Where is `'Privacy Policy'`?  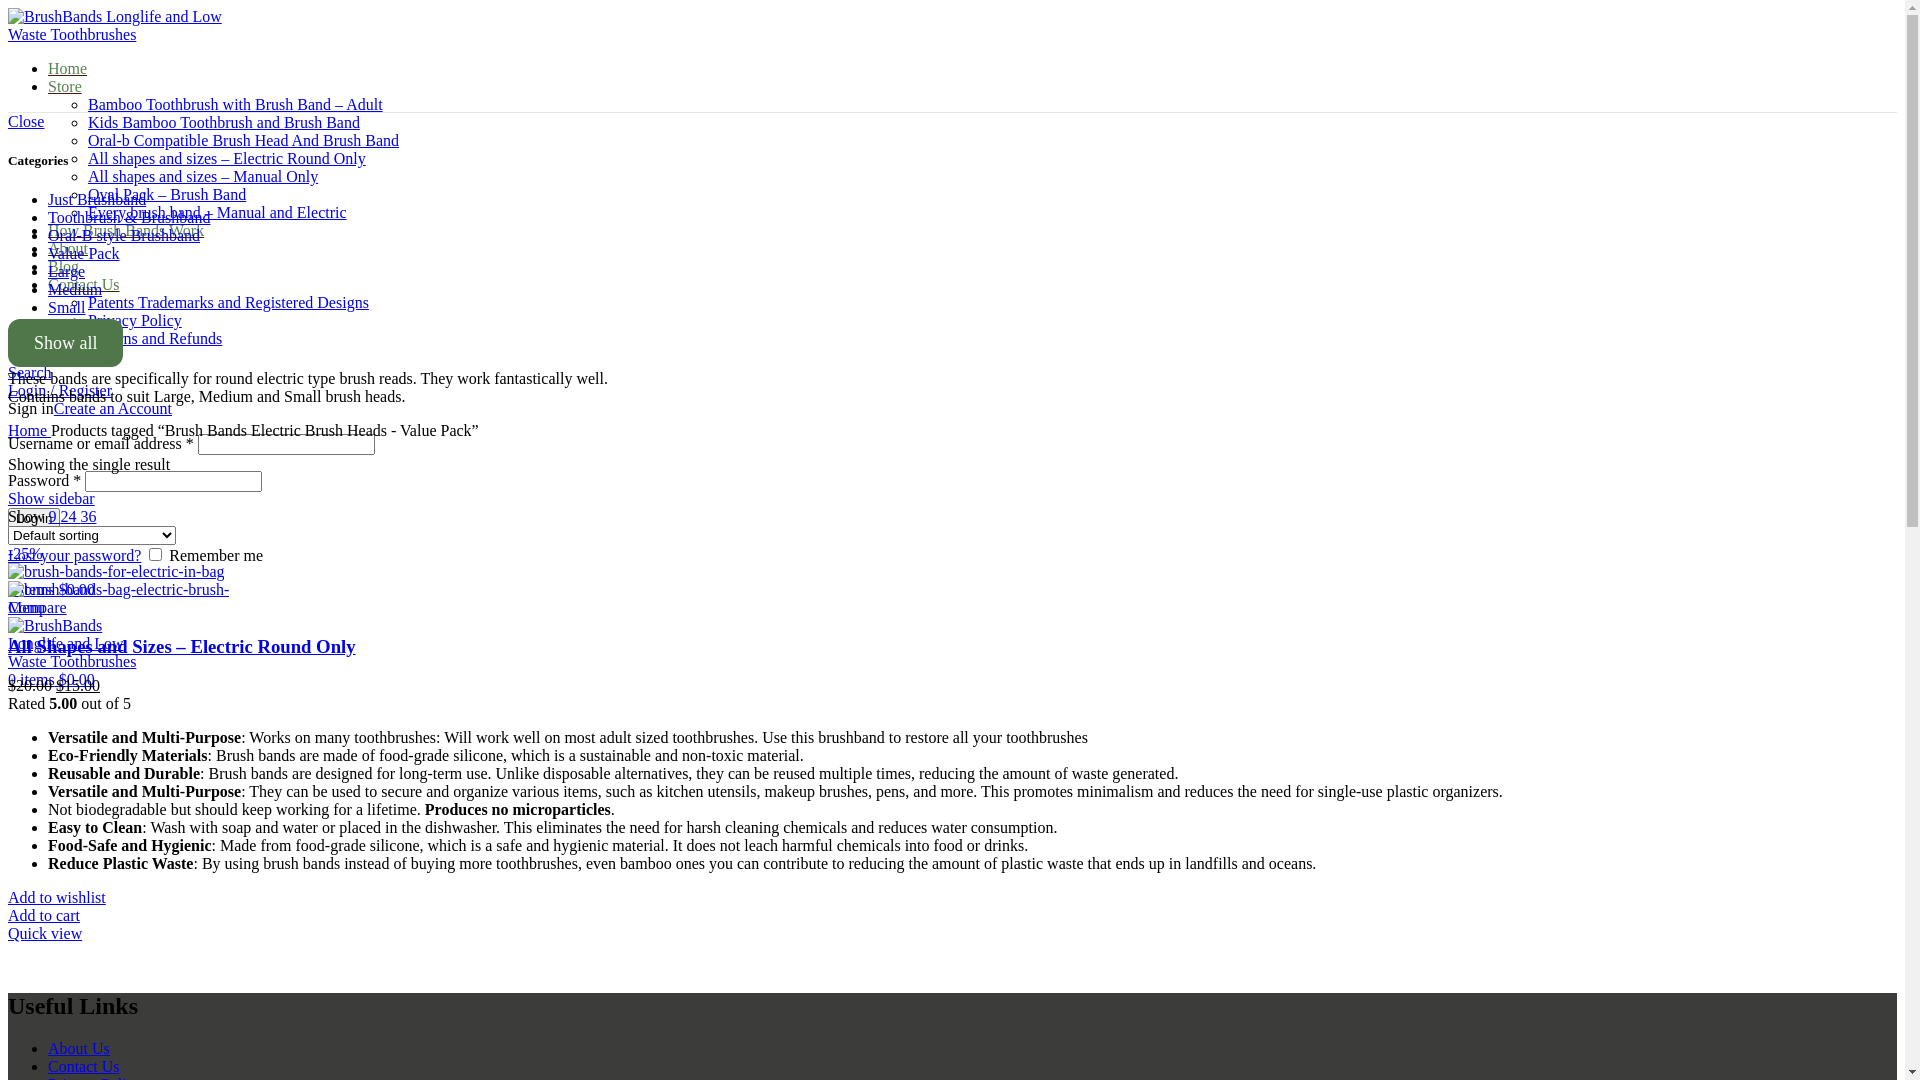
'Privacy Policy' is located at coordinates (133, 319).